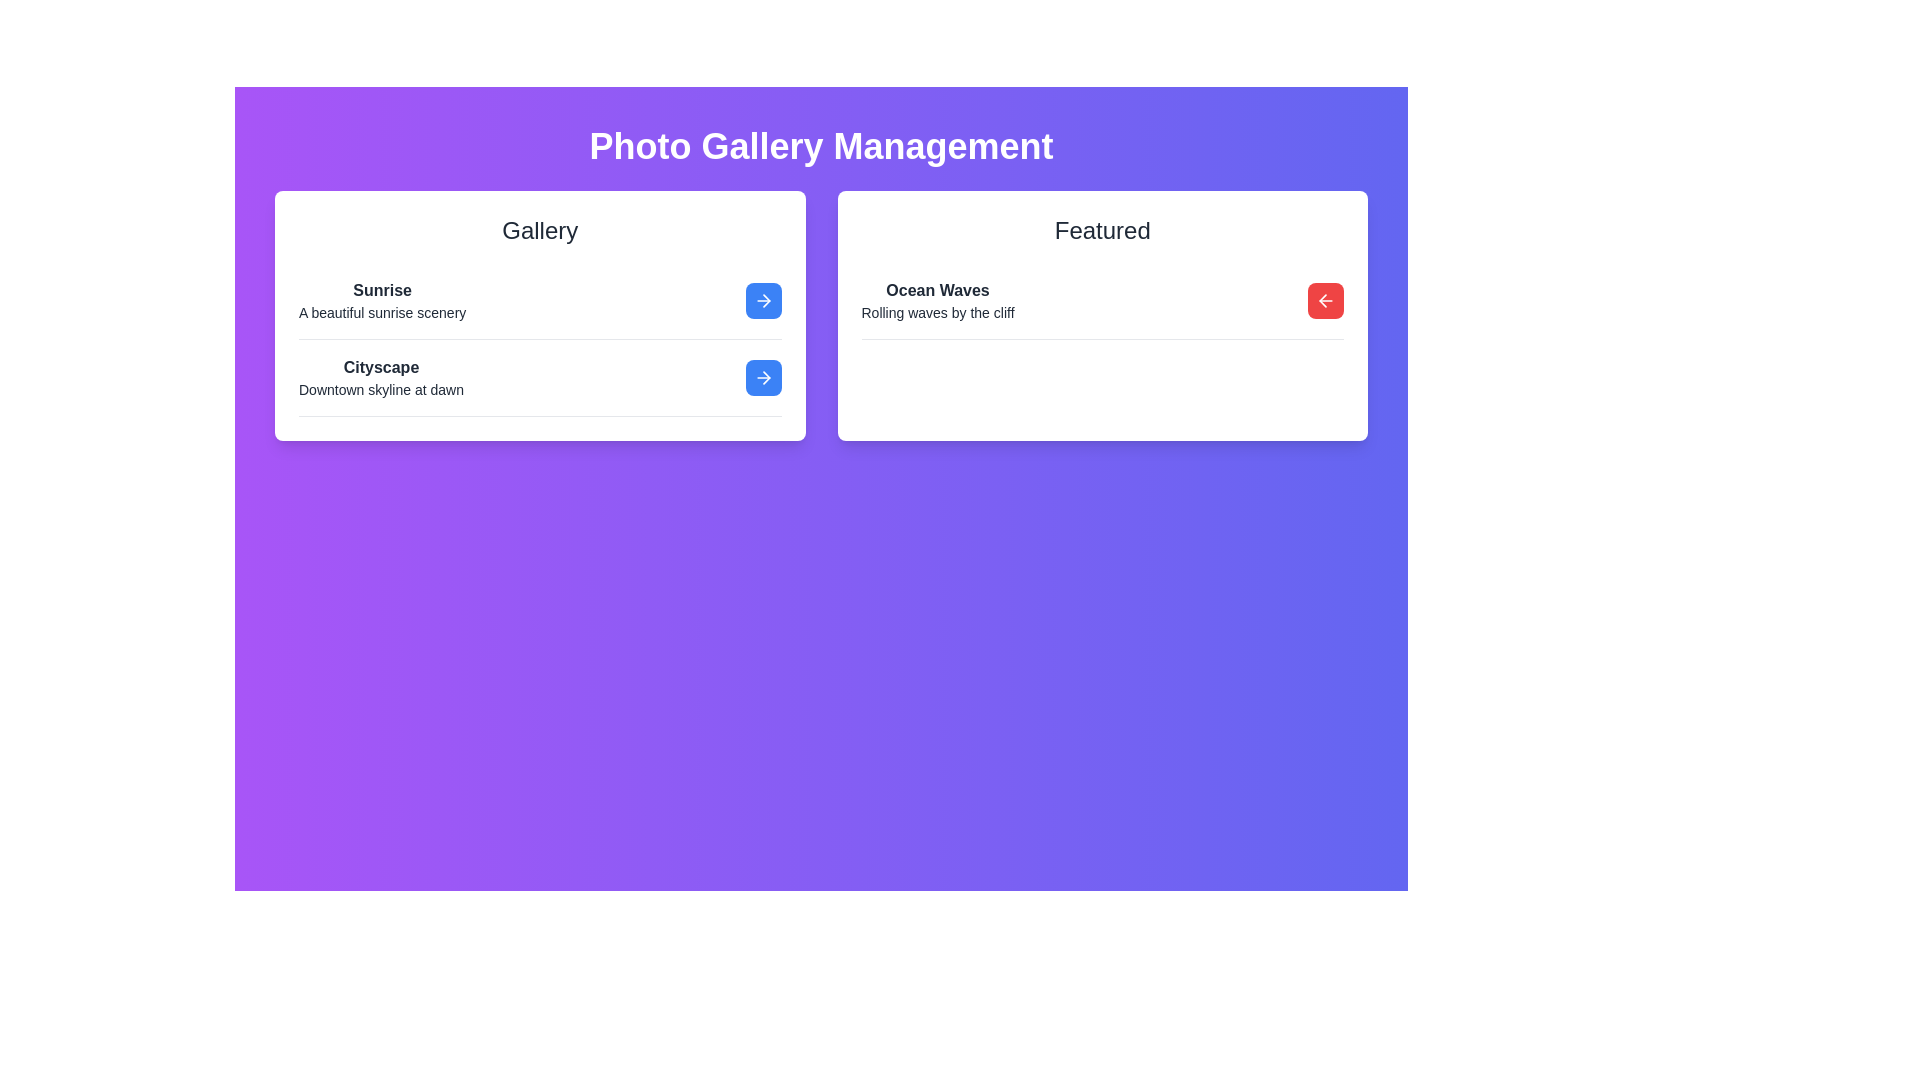 This screenshot has height=1080, width=1920. I want to click on the non-interactive text label located at the top of the 'Featured' section, indicating the name or theme of the associated content, so click(937, 290).